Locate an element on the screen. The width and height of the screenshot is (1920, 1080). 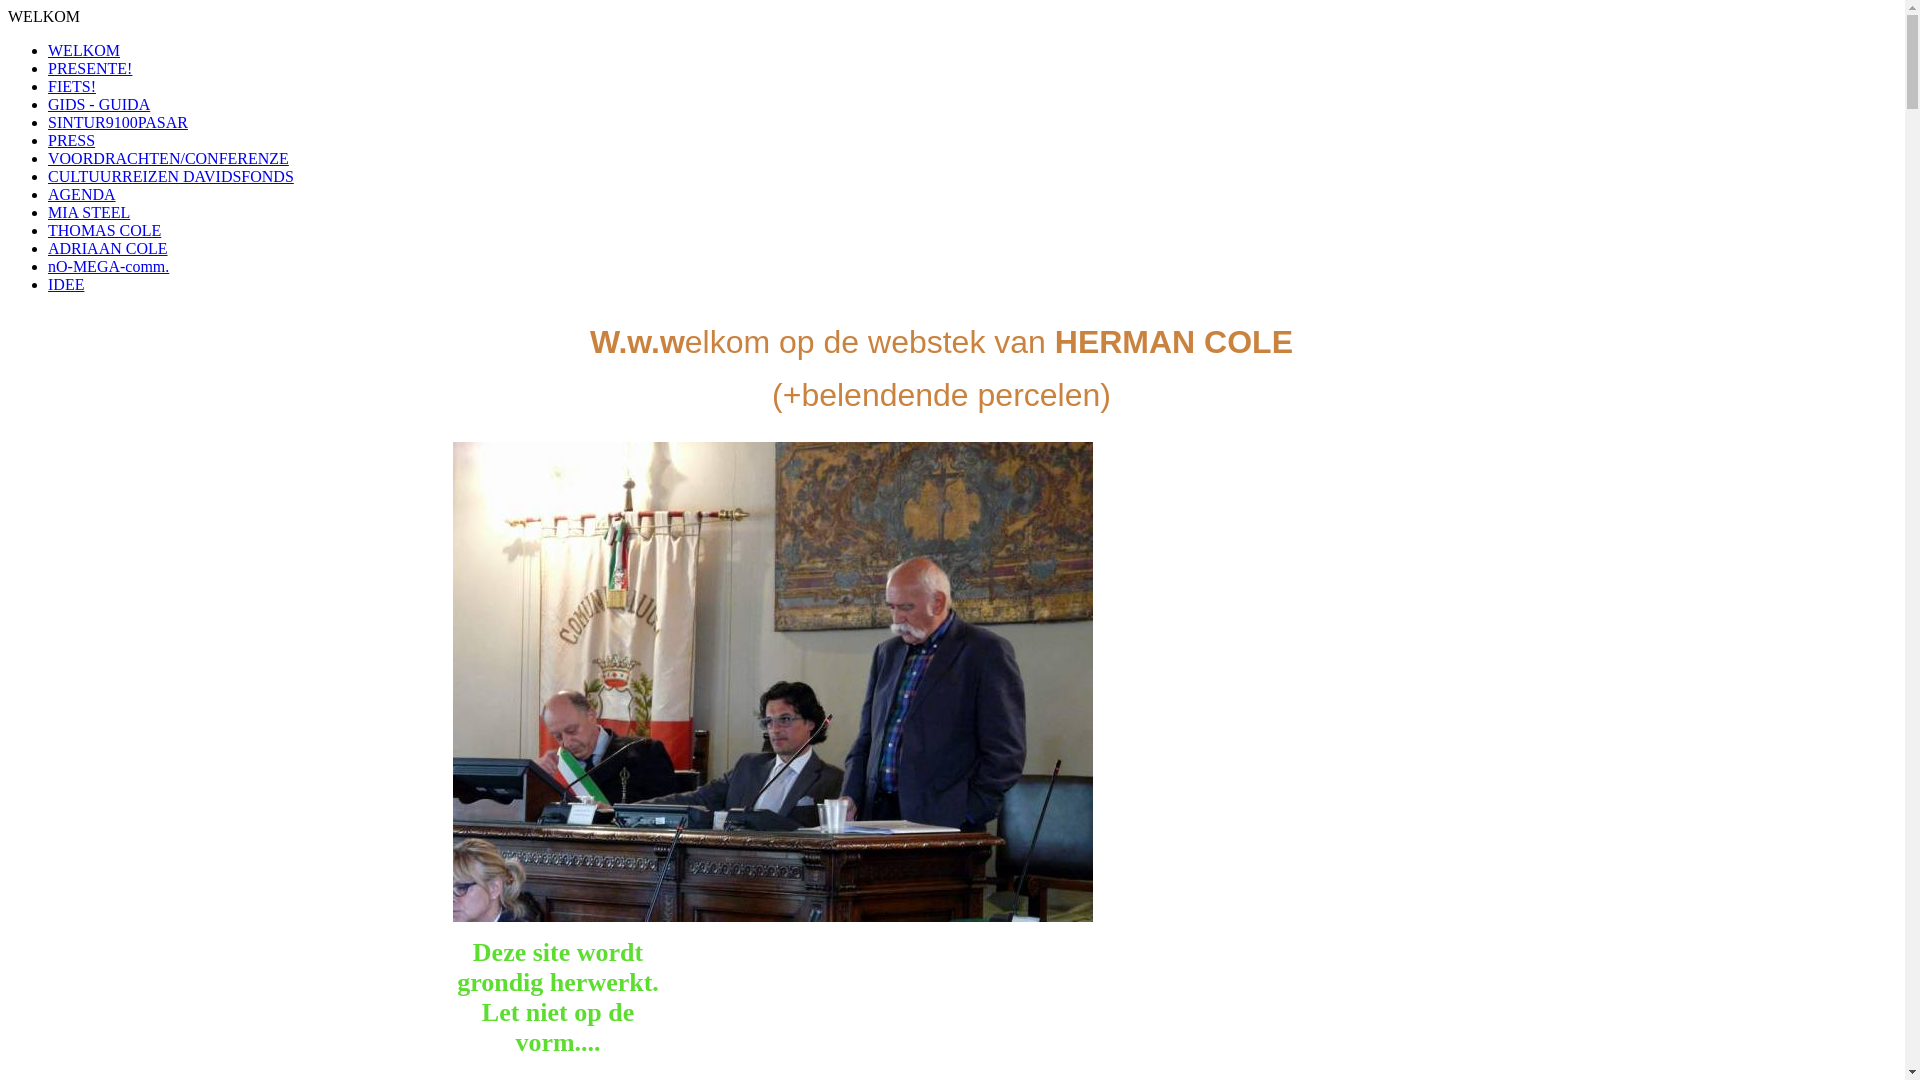
'FIETS!' is located at coordinates (72, 85).